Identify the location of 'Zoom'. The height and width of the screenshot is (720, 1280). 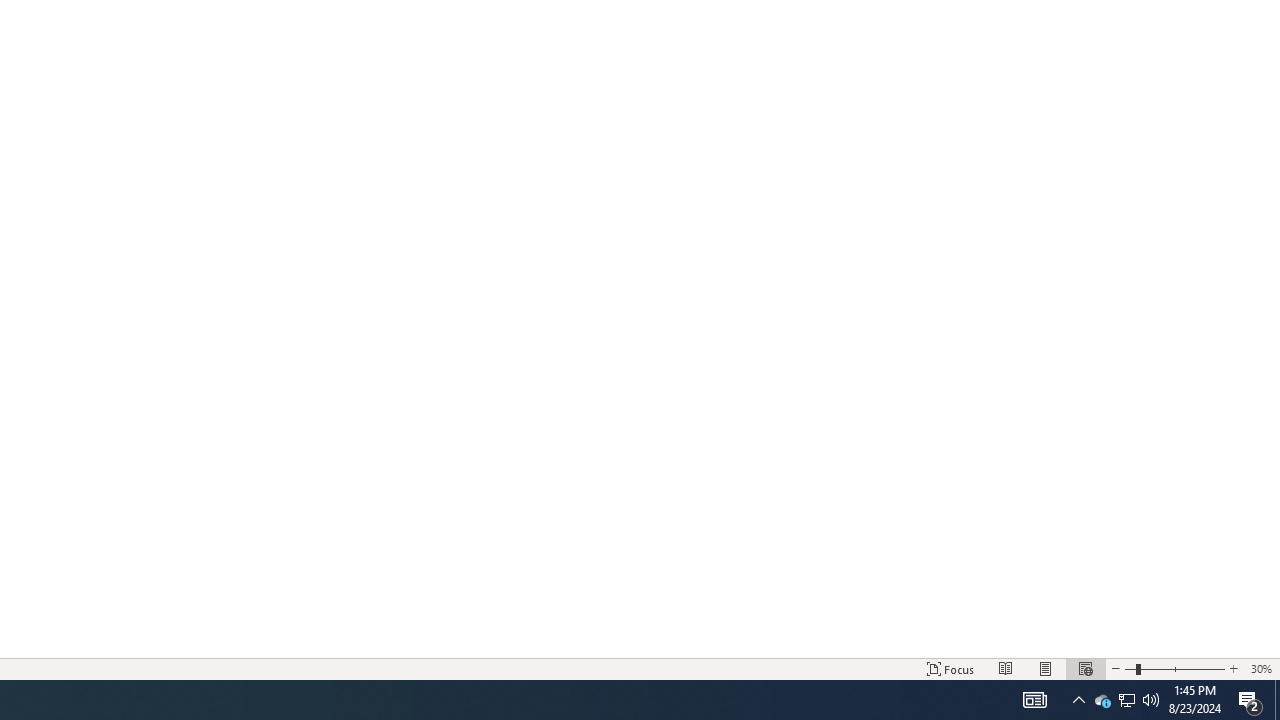
(1175, 669).